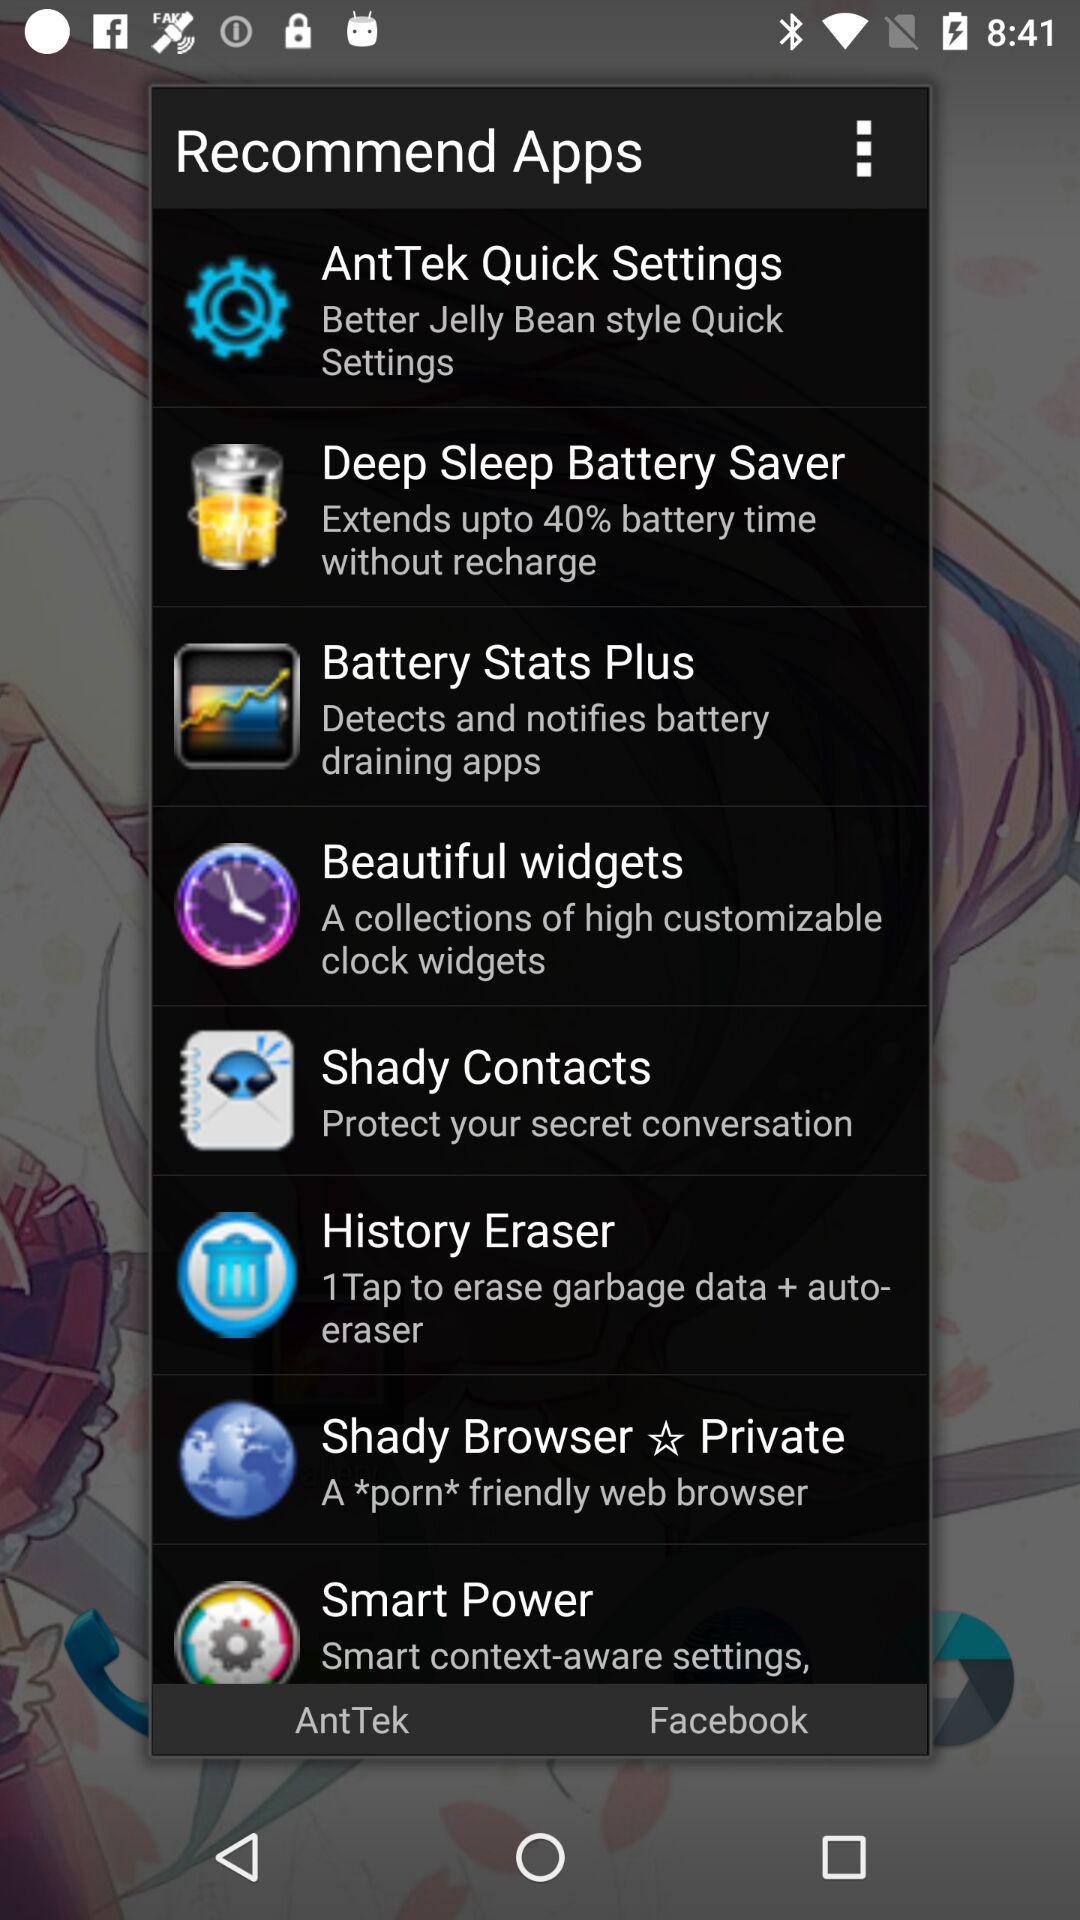 Image resolution: width=1080 pixels, height=1920 pixels. I want to click on protect your secret, so click(612, 1122).